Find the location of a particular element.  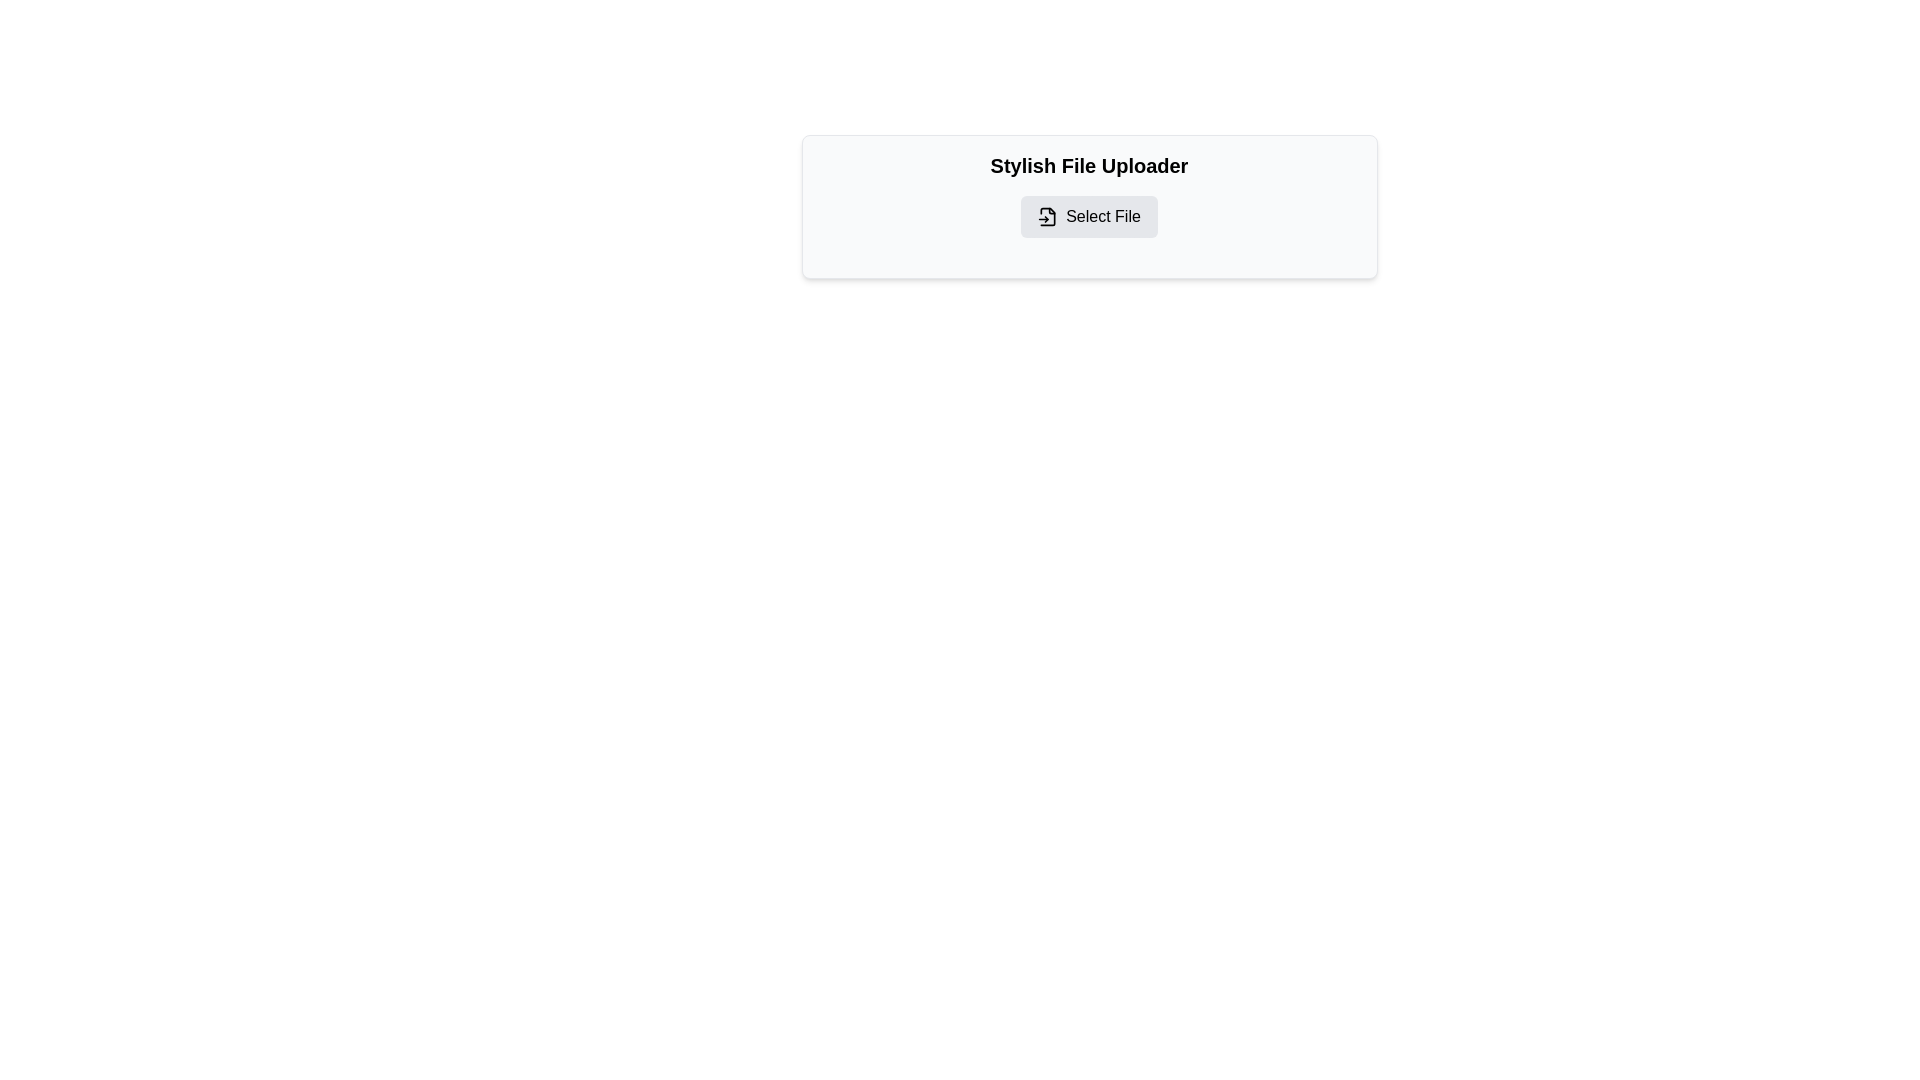

the file selection icon located to the left of the 'Select File' text within the gray rectangular button with a dashed border is located at coordinates (1047, 216).